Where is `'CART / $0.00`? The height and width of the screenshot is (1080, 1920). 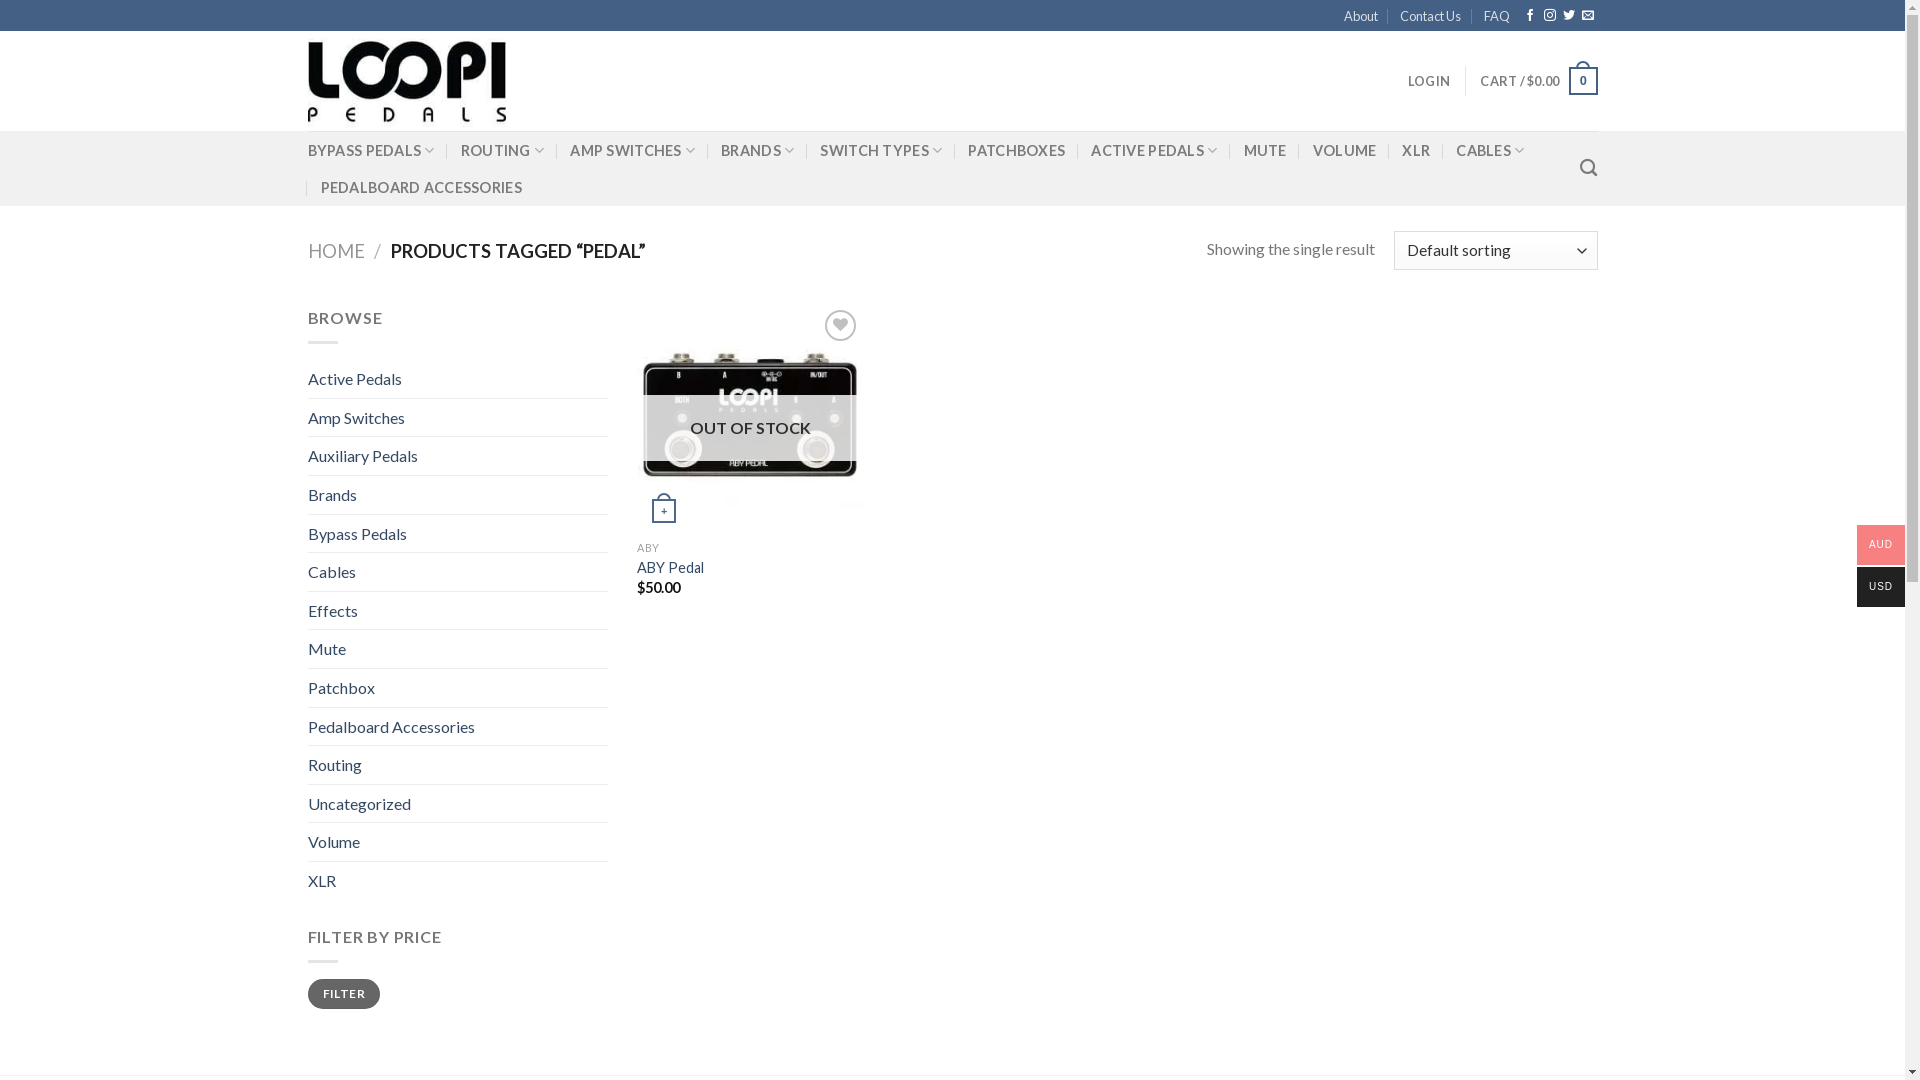 'CART / $0.00 is located at coordinates (1537, 80).